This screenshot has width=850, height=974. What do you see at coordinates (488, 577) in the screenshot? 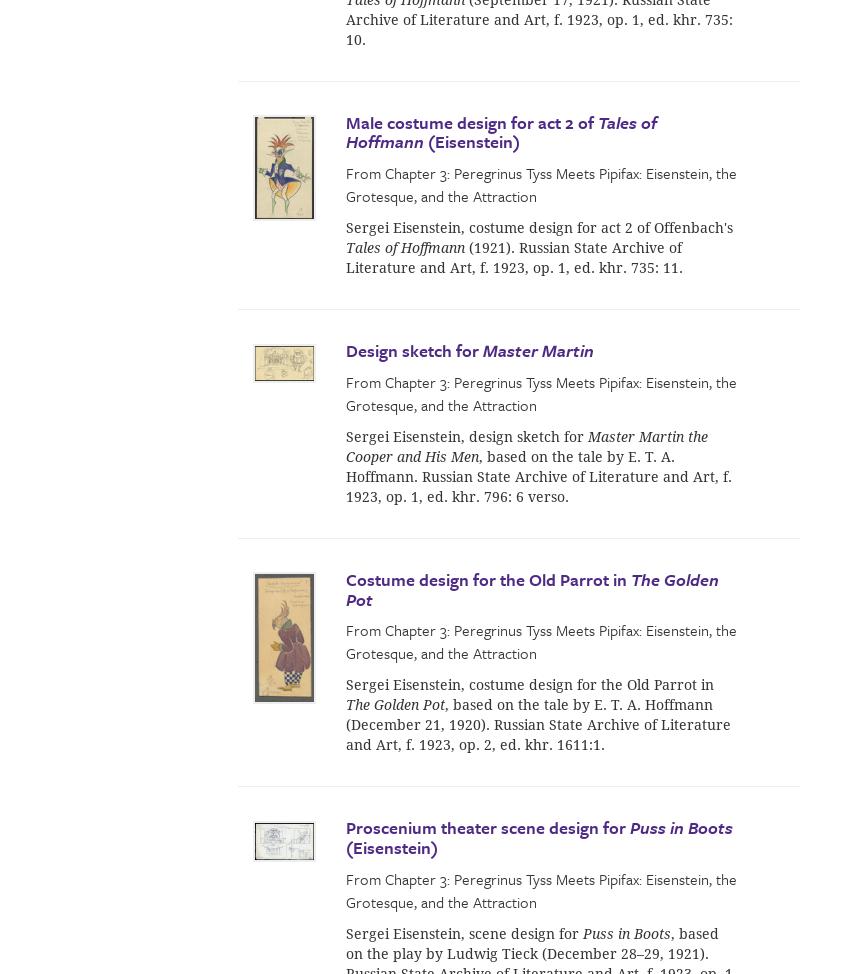
I see `'Costume design for the Old Parrot in'` at bounding box center [488, 577].